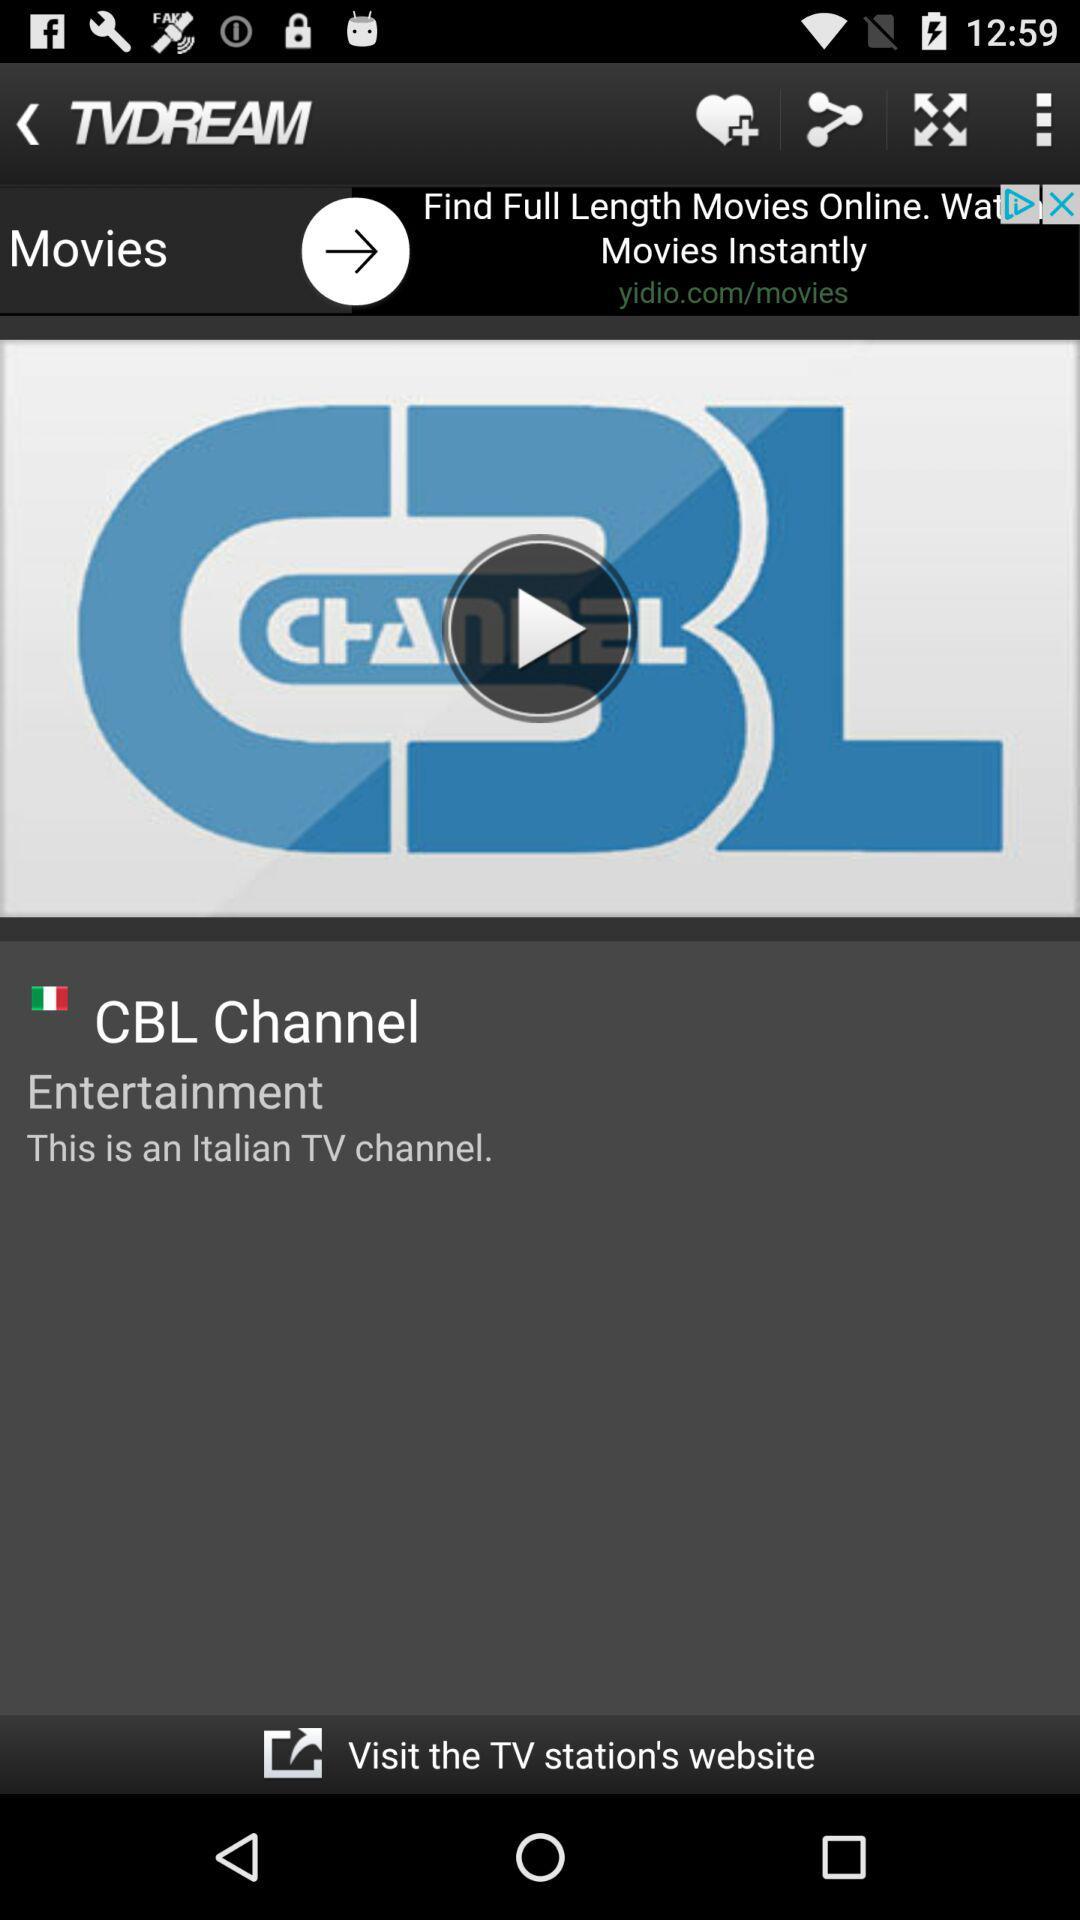  Describe the element at coordinates (1042, 118) in the screenshot. I see `access settings` at that location.